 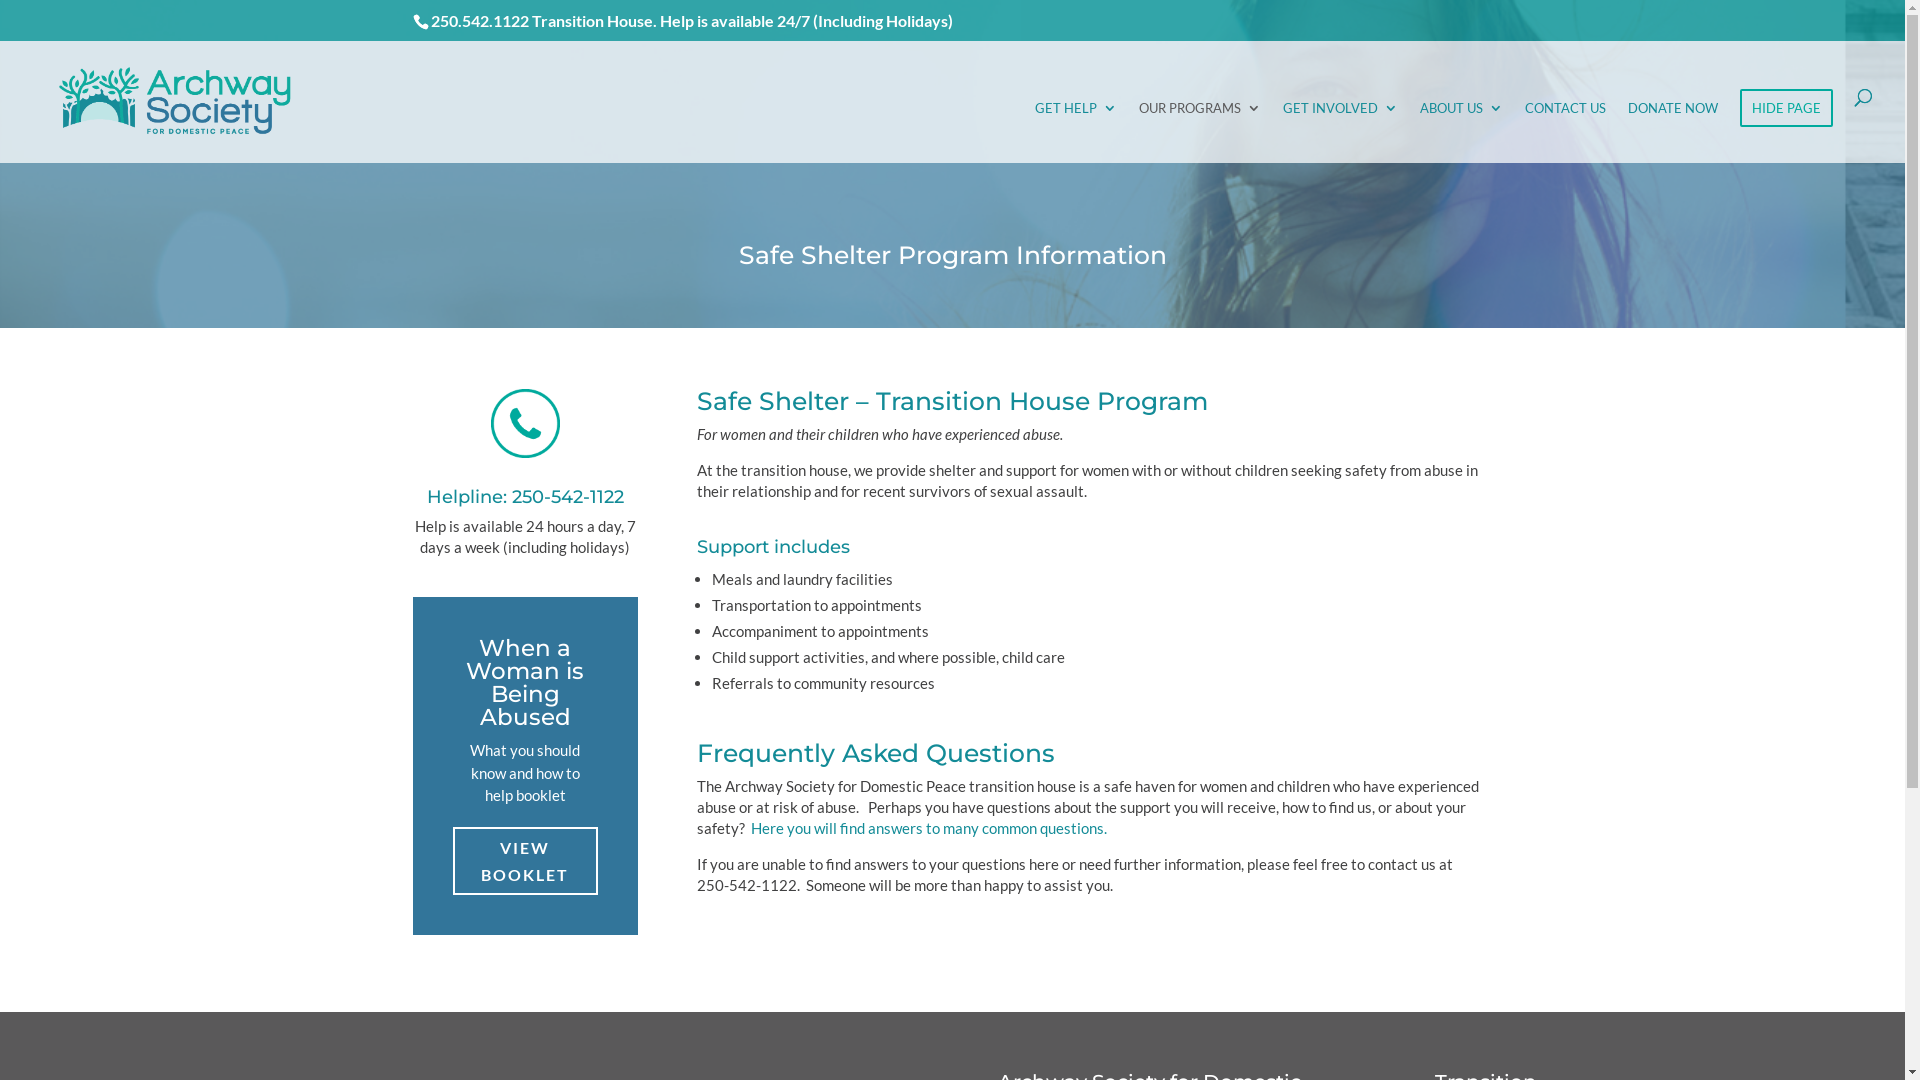 I want to click on 'ABOUT US', so click(x=1461, y=131).